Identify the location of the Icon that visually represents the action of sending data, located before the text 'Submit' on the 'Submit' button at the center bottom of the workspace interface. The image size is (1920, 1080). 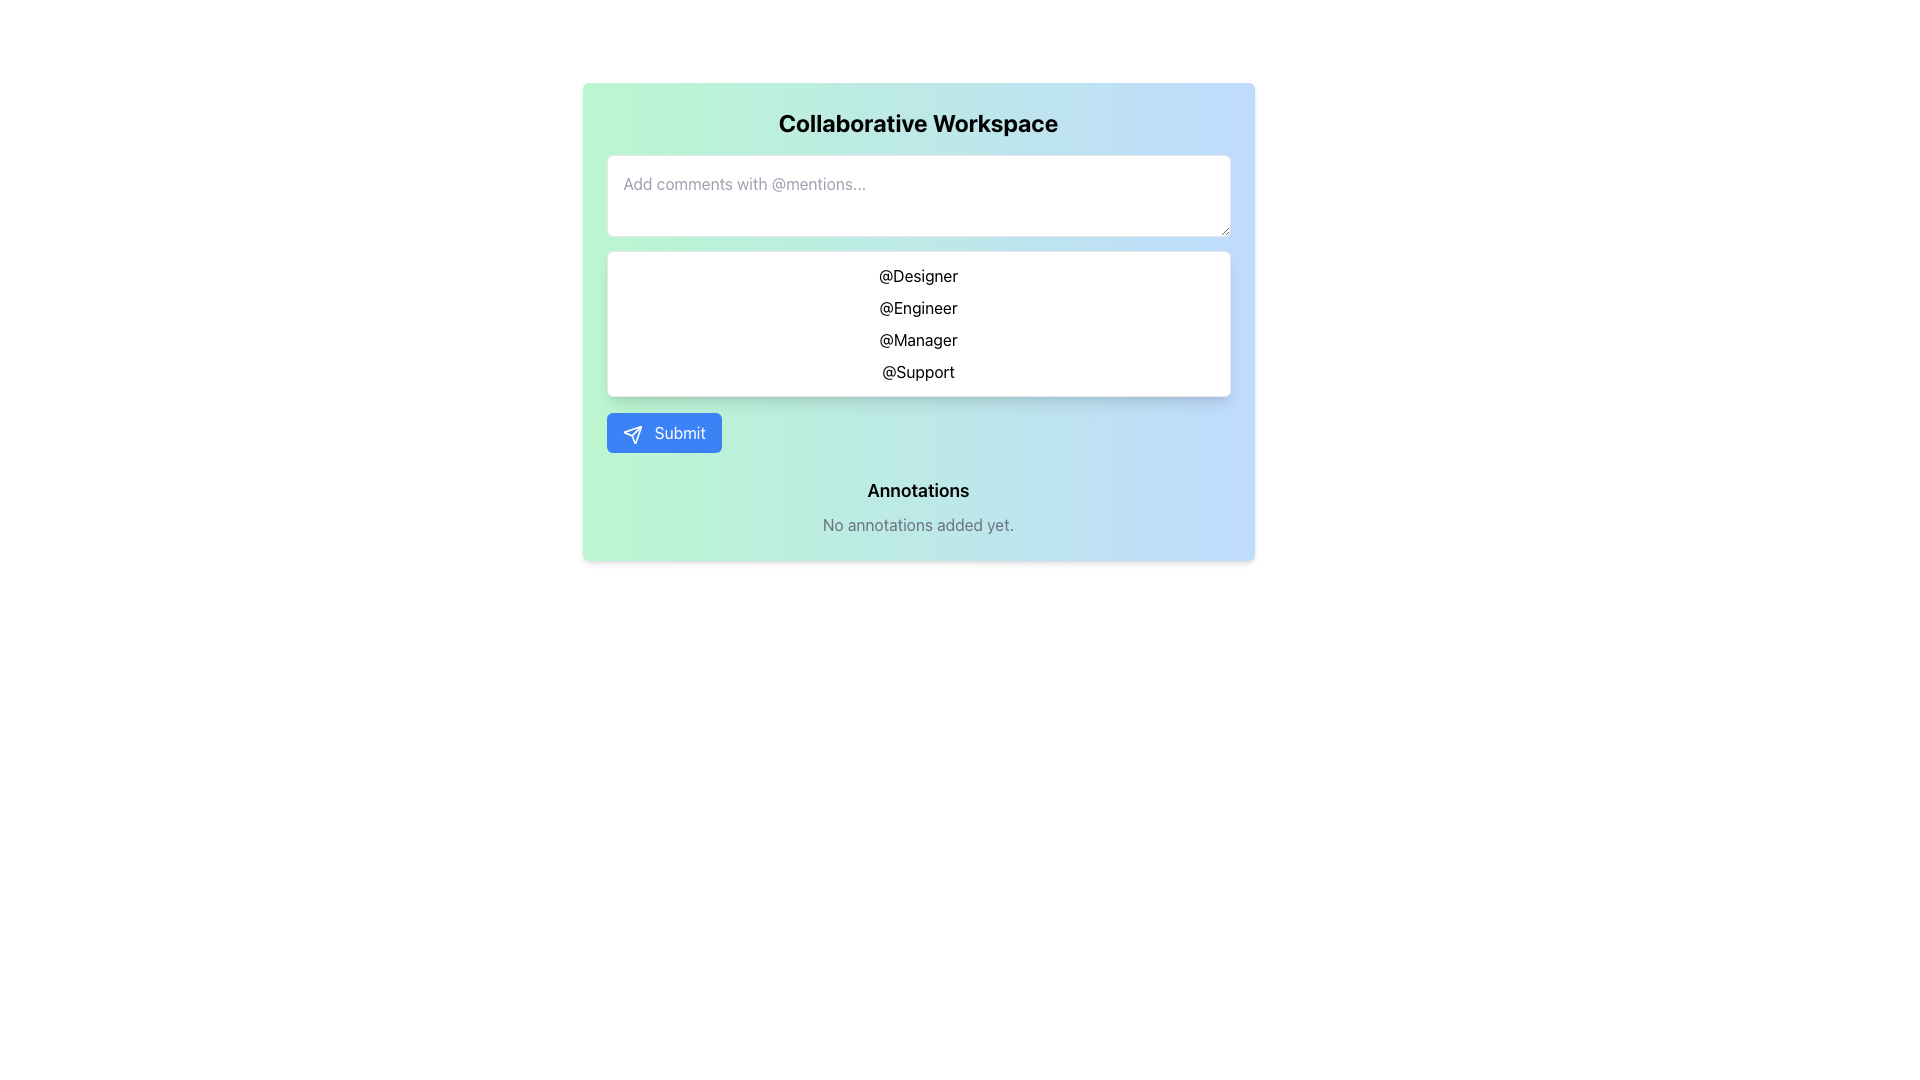
(631, 433).